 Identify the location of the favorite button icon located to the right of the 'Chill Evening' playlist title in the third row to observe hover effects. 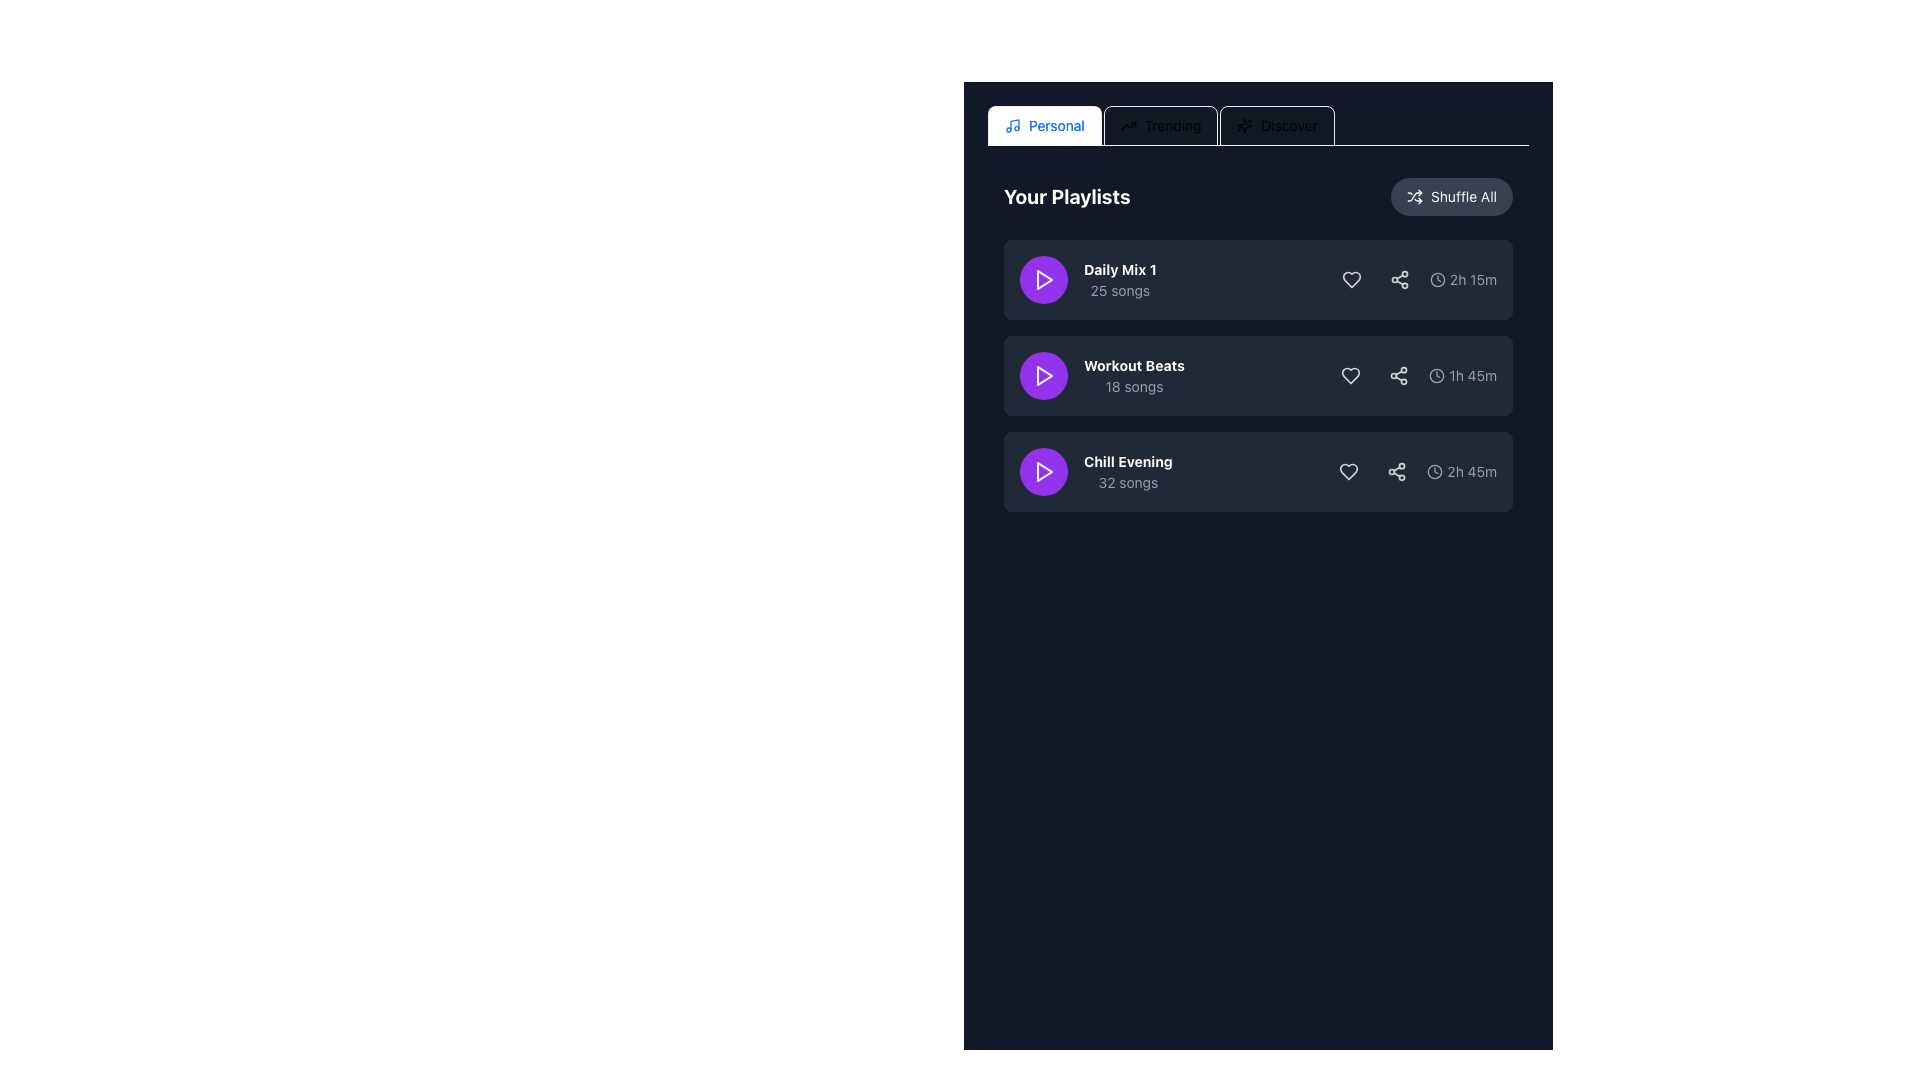
(1349, 471).